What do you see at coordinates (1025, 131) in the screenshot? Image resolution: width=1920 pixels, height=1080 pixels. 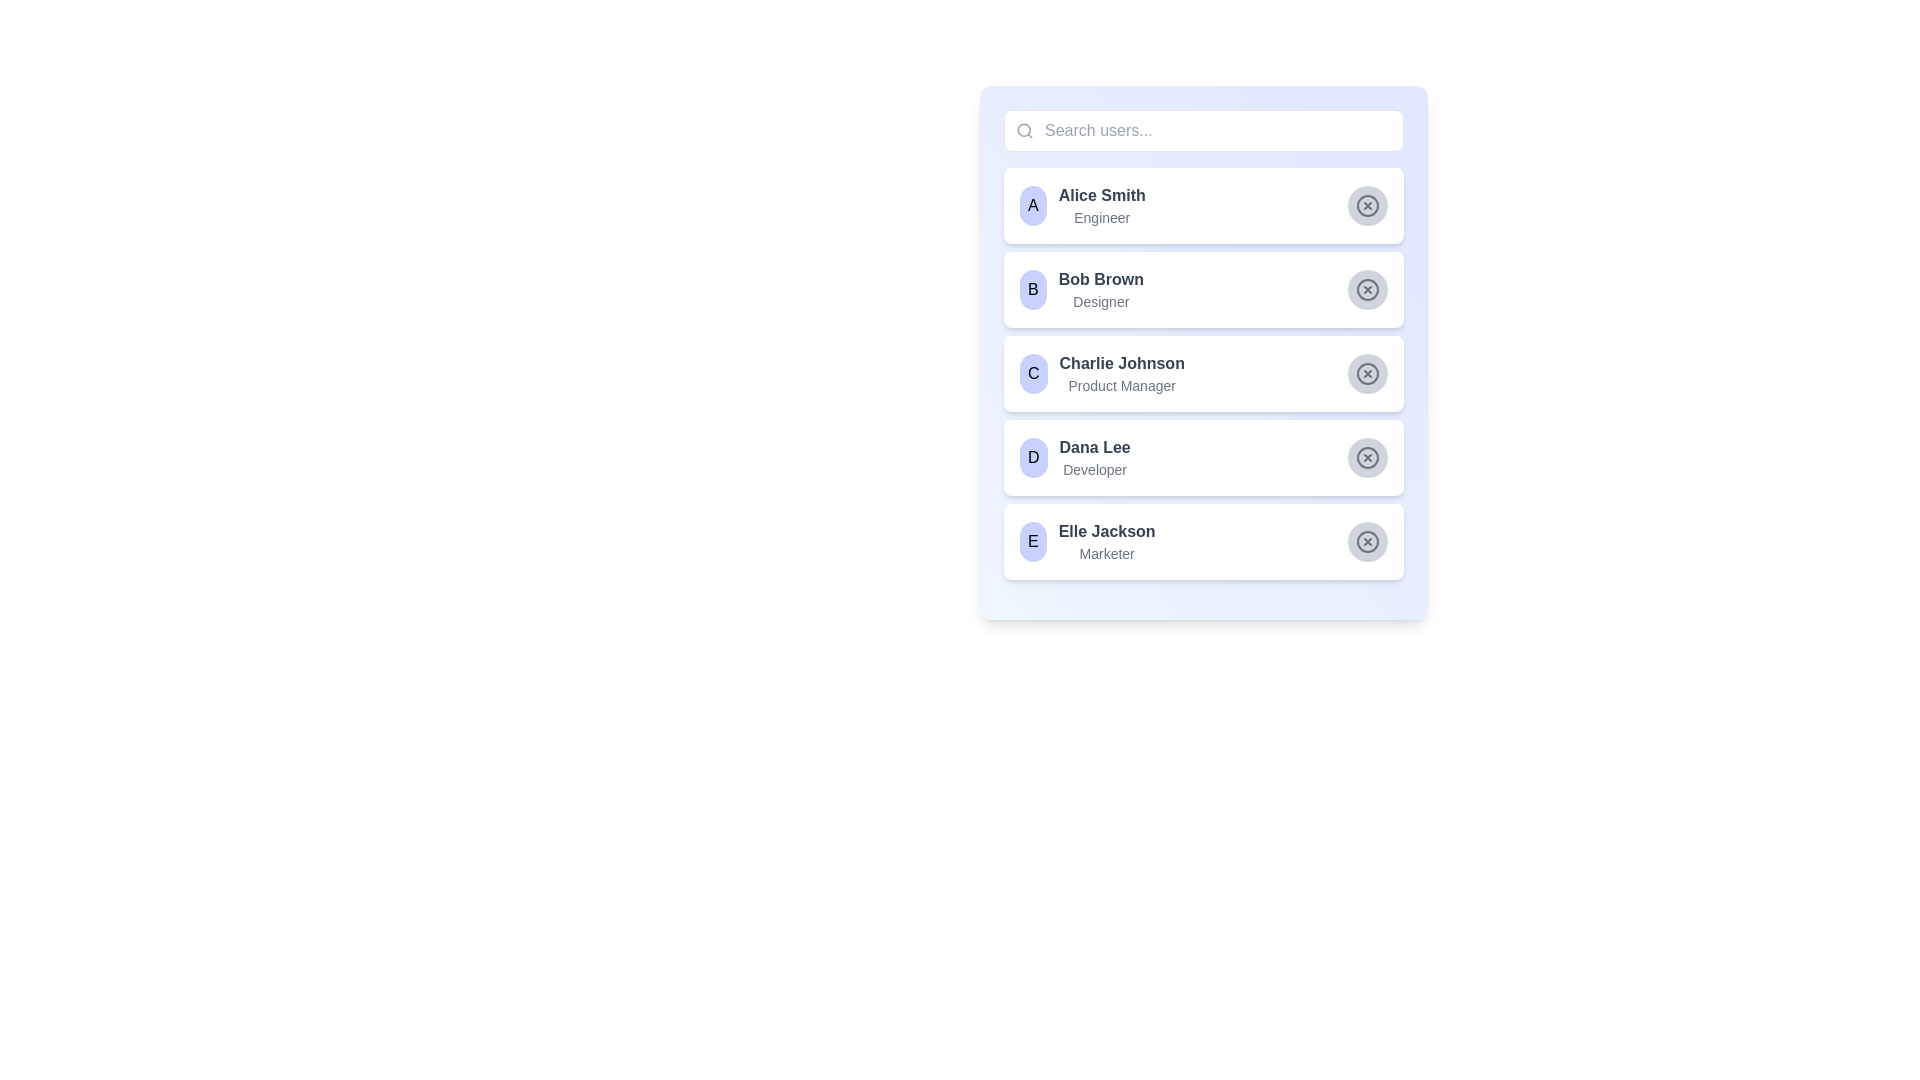 I see `the search icon located at the left-most edge inside the search input field, indicating the search functionality` at bounding box center [1025, 131].